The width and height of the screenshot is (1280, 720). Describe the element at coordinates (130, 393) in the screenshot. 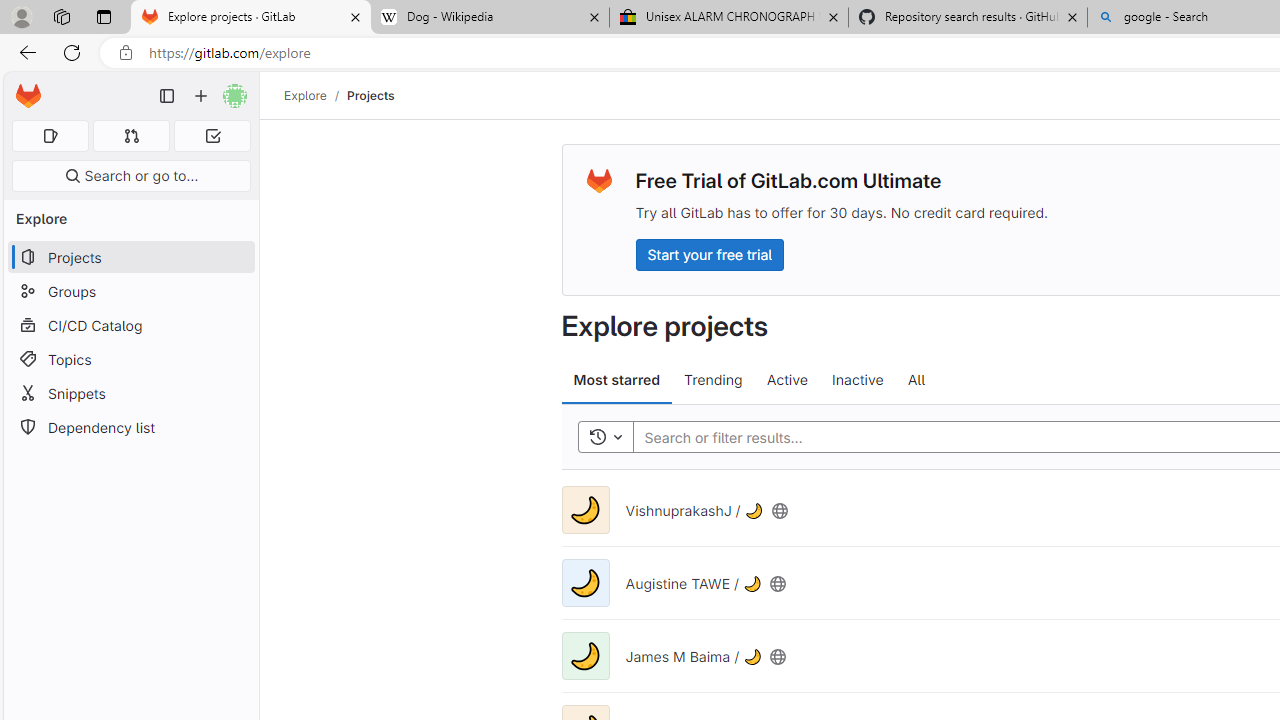

I see `'Snippets'` at that location.